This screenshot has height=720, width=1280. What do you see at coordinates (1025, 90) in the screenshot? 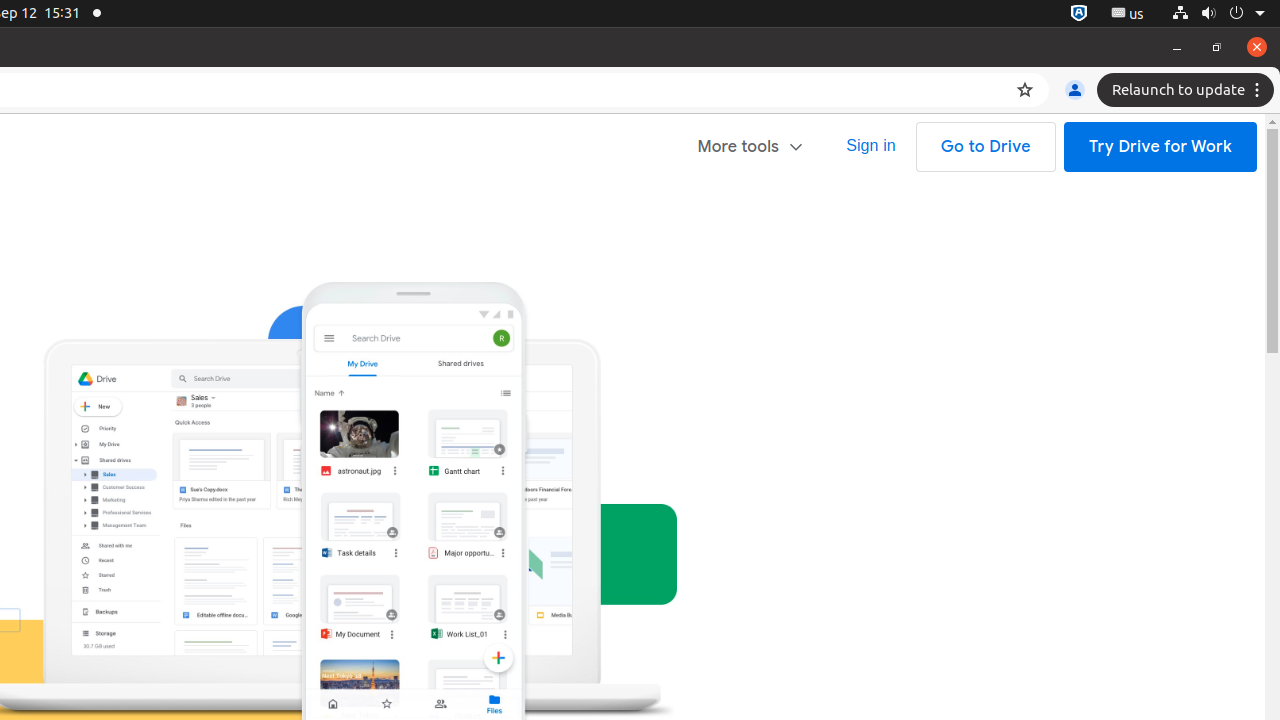
I see `'Bookmark this tab'` at bounding box center [1025, 90].